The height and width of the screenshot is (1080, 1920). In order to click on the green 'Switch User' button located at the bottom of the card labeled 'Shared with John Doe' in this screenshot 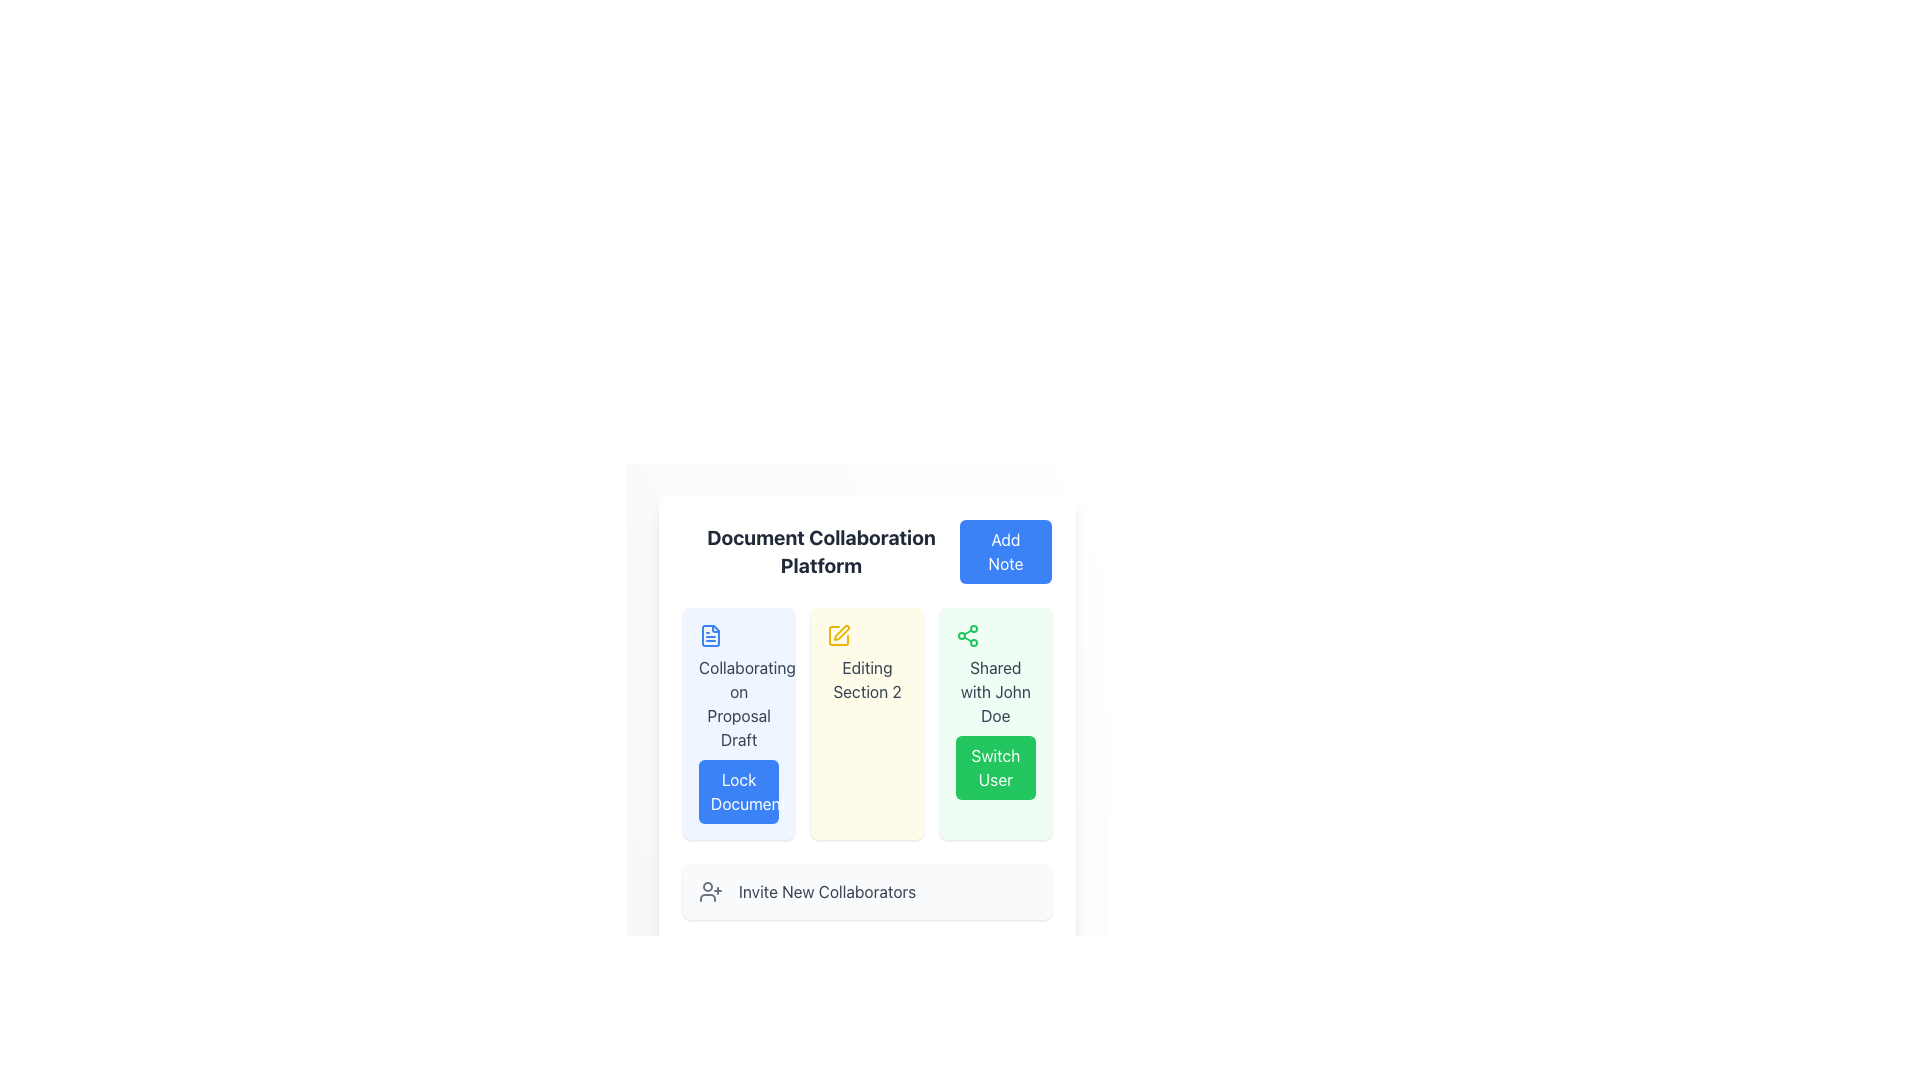, I will do `click(995, 766)`.